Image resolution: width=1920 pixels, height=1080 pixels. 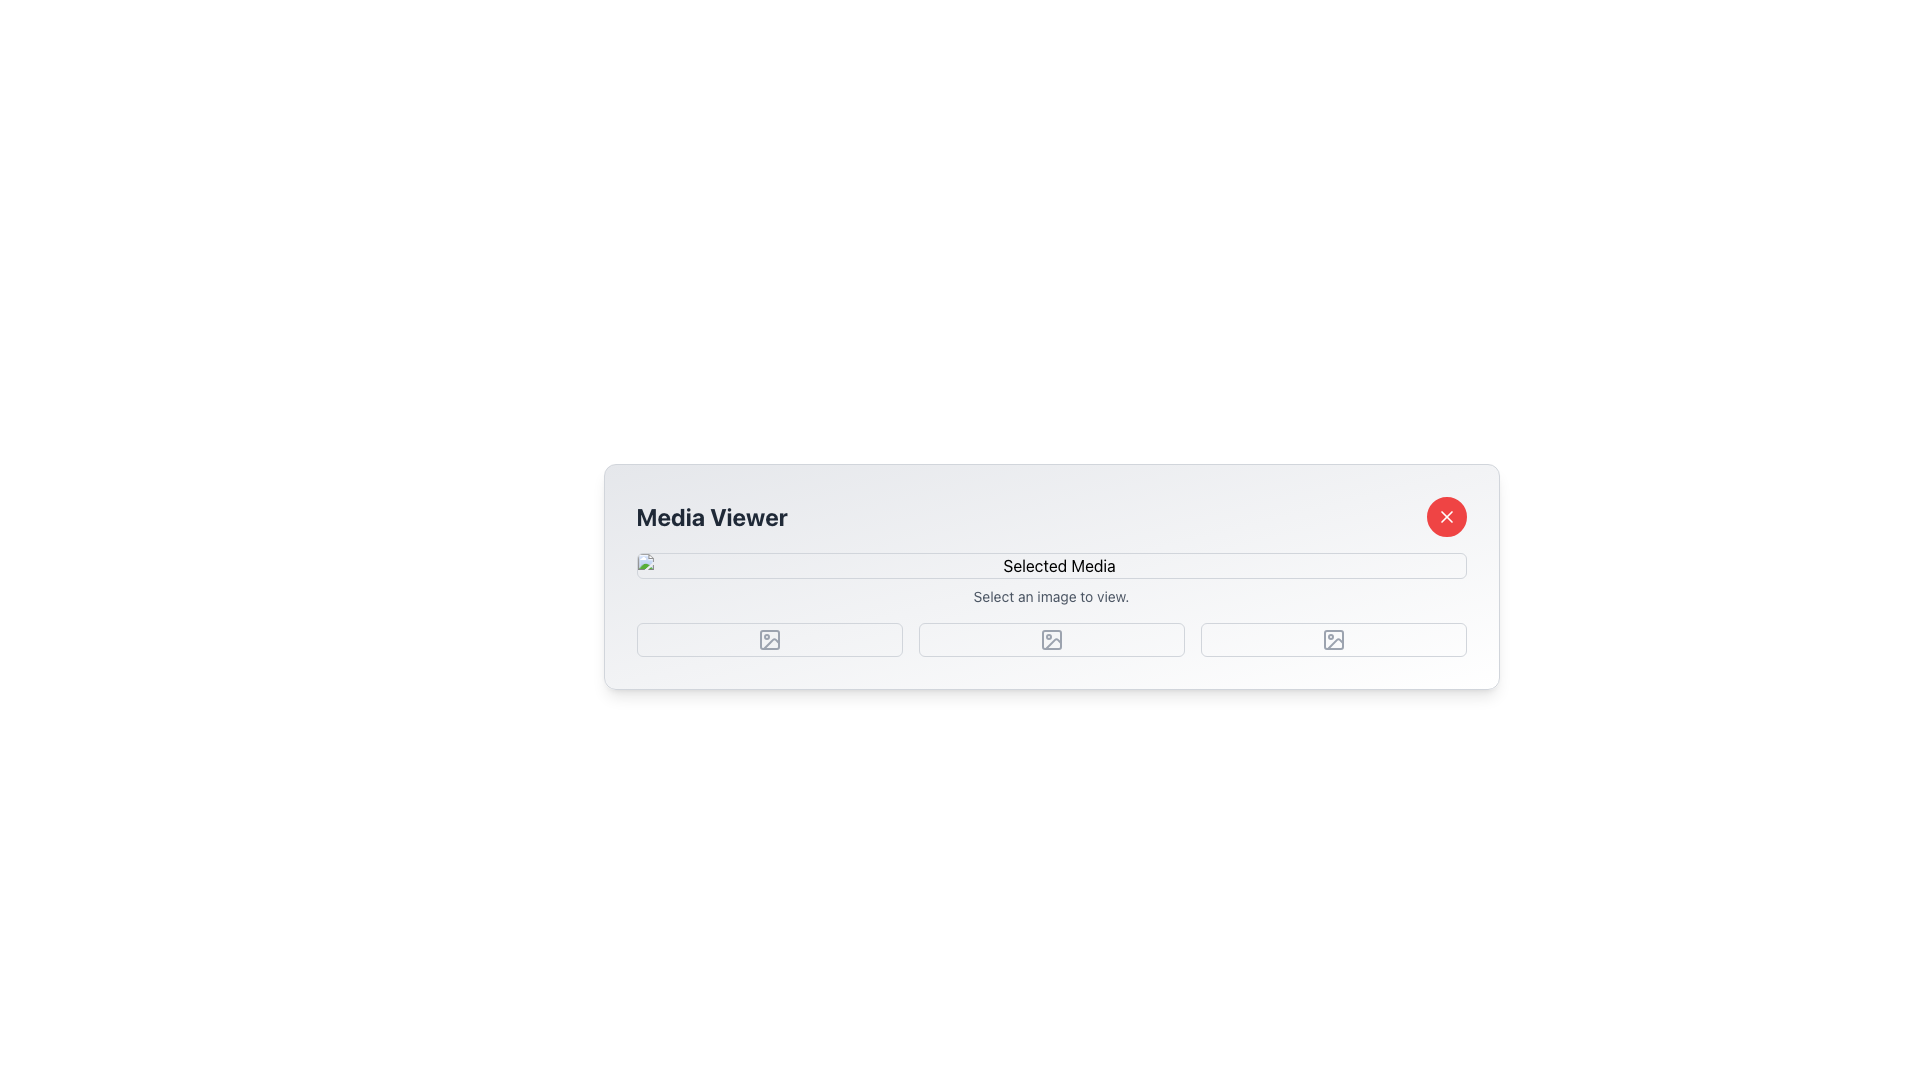 What do you see at coordinates (1333, 640) in the screenshot?
I see `the rightmost icon in the 'Media Viewer' bar` at bounding box center [1333, 640].